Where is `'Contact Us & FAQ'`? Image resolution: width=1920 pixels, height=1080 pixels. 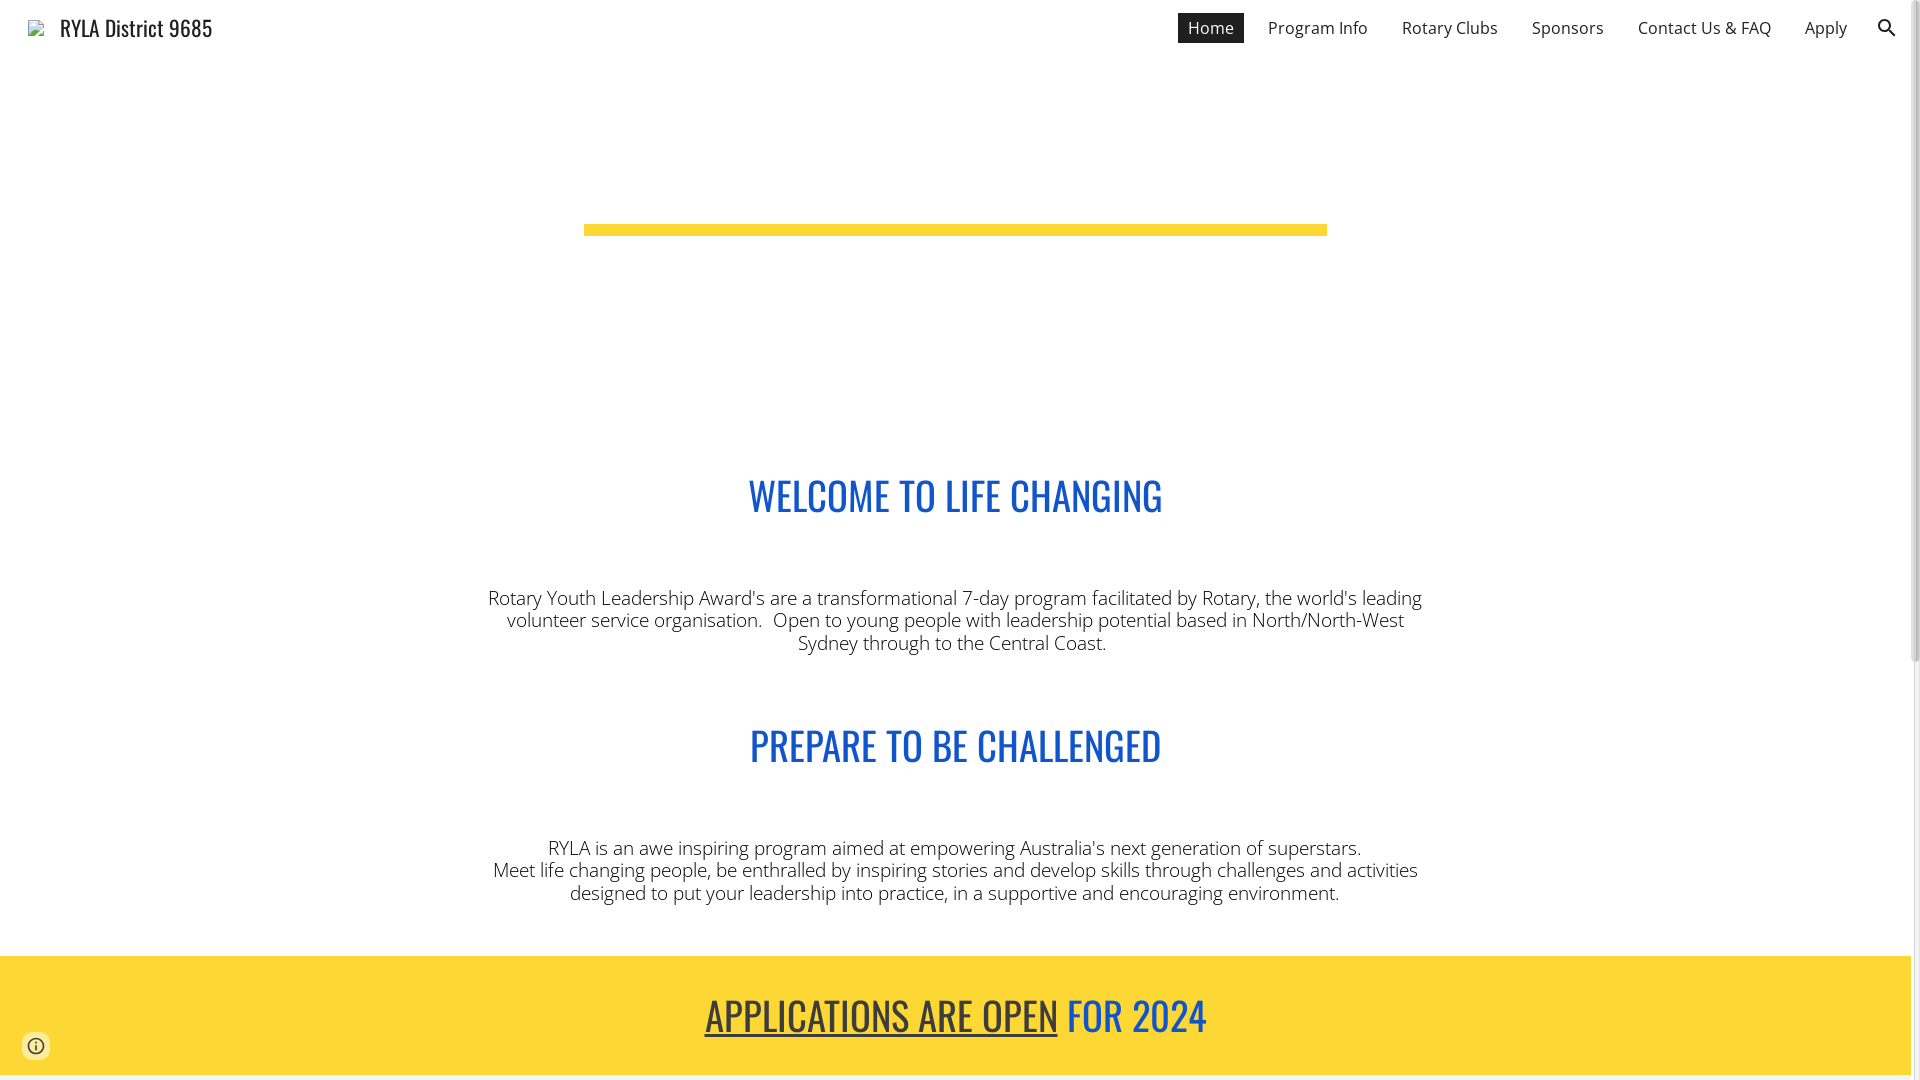
'Contact Us & FAQ' is located at coordinates (1703, 27).